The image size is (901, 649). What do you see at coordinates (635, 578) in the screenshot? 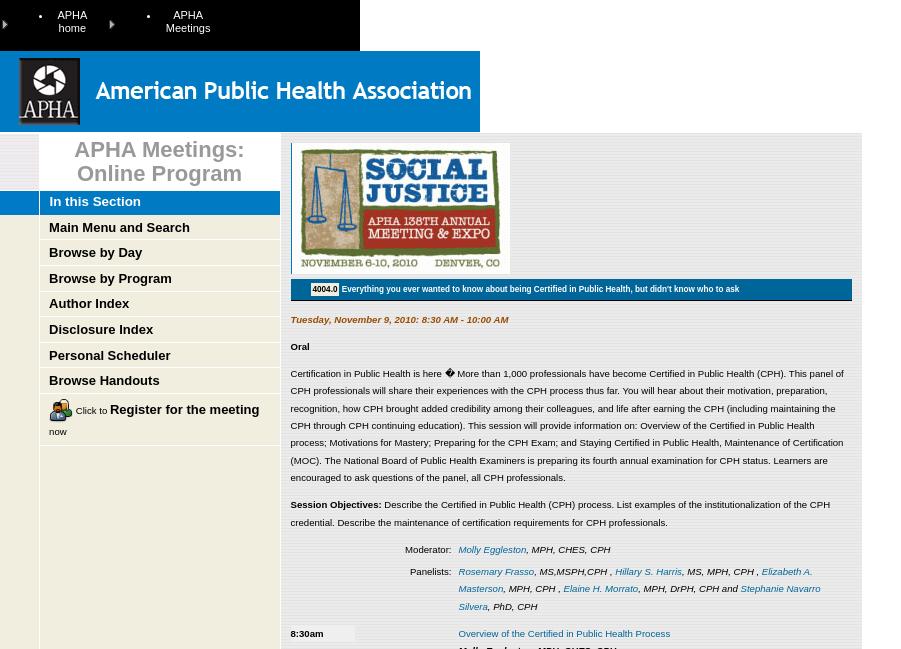
I see `'Elizabeth A. Masterson'` at bounding box center [635, 578].